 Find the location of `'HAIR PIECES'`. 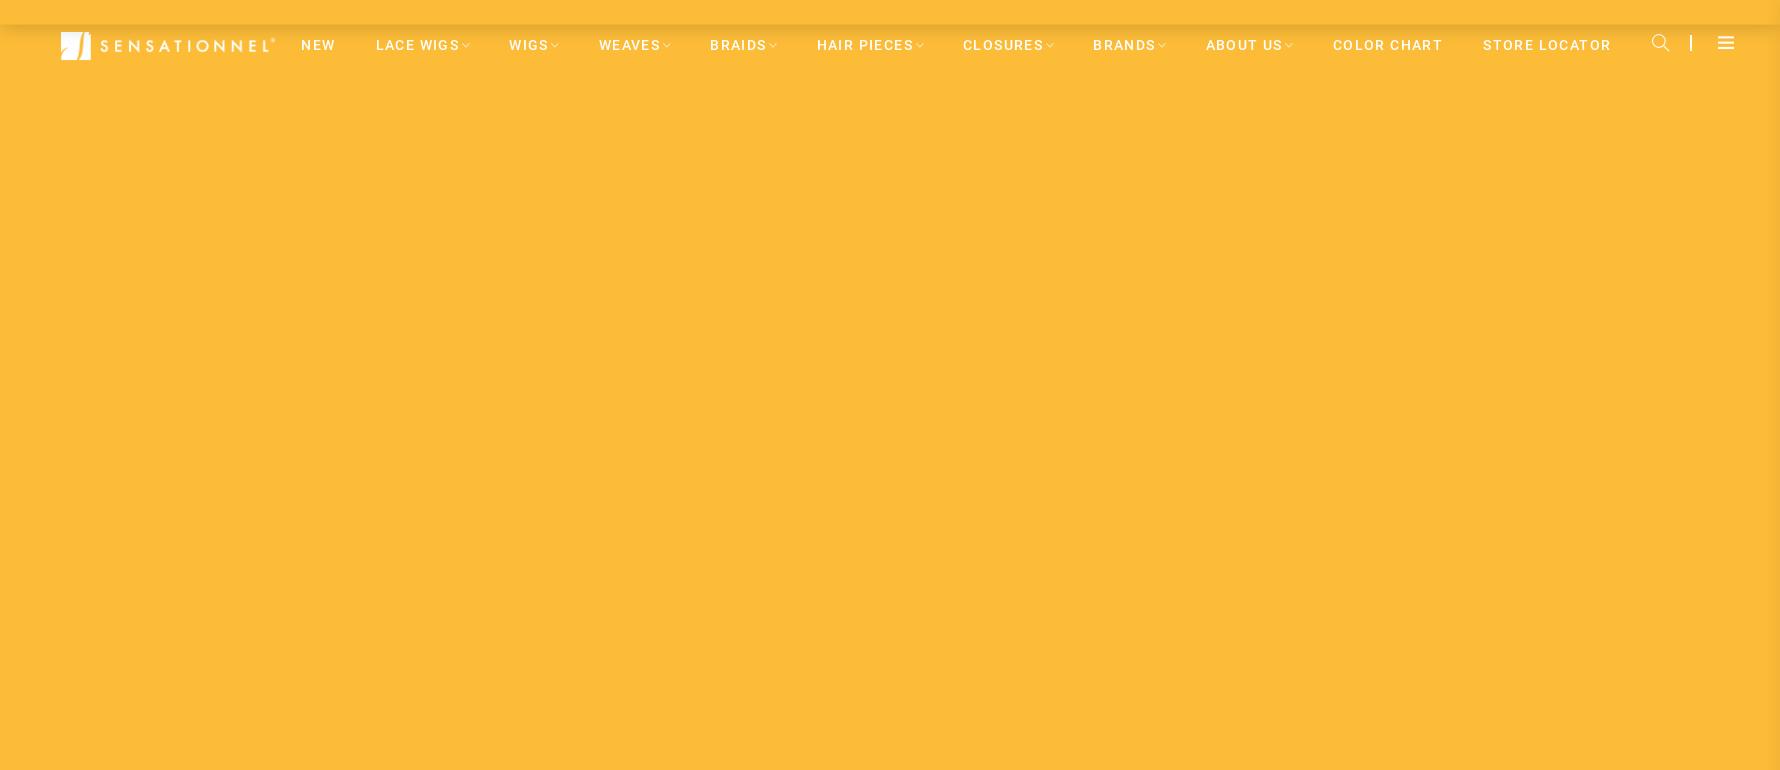

'HAIR PIECES' is located at coordinates (863, 43).